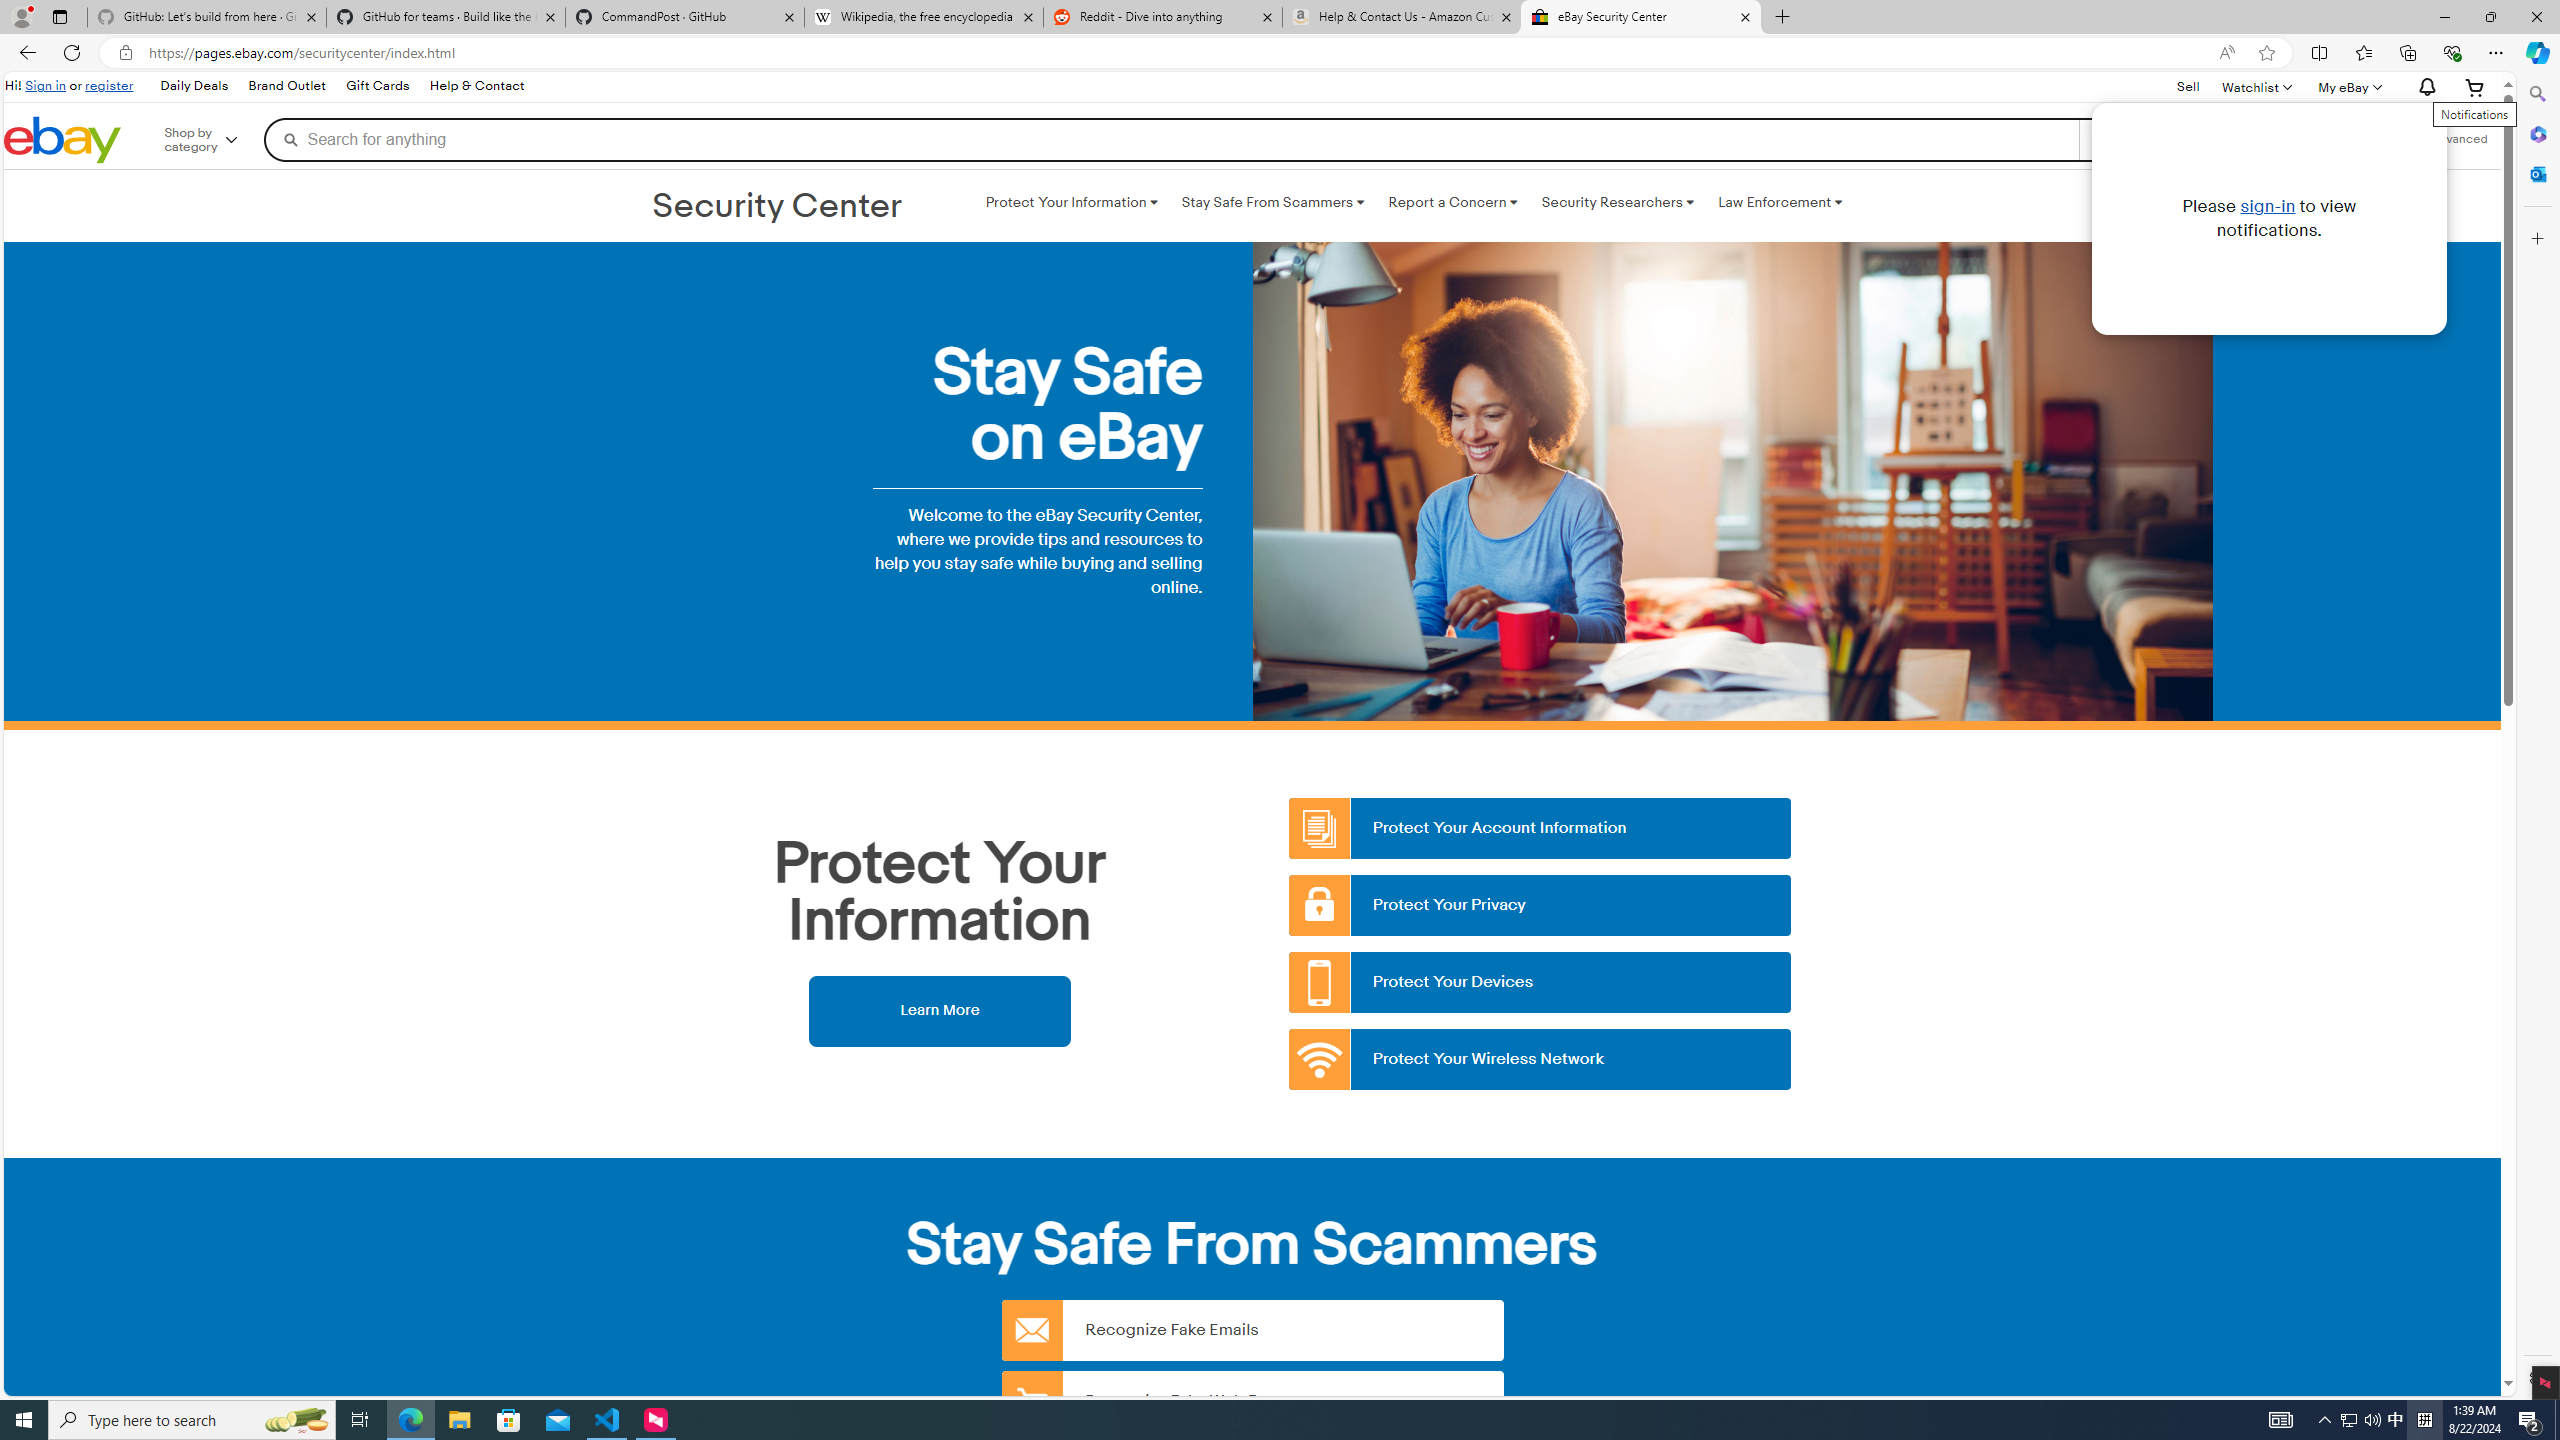  What do you see at coordinates (1617, 202) in the screenshot?
I see `'Security Researchers '` at bounding box center [1617, 202].